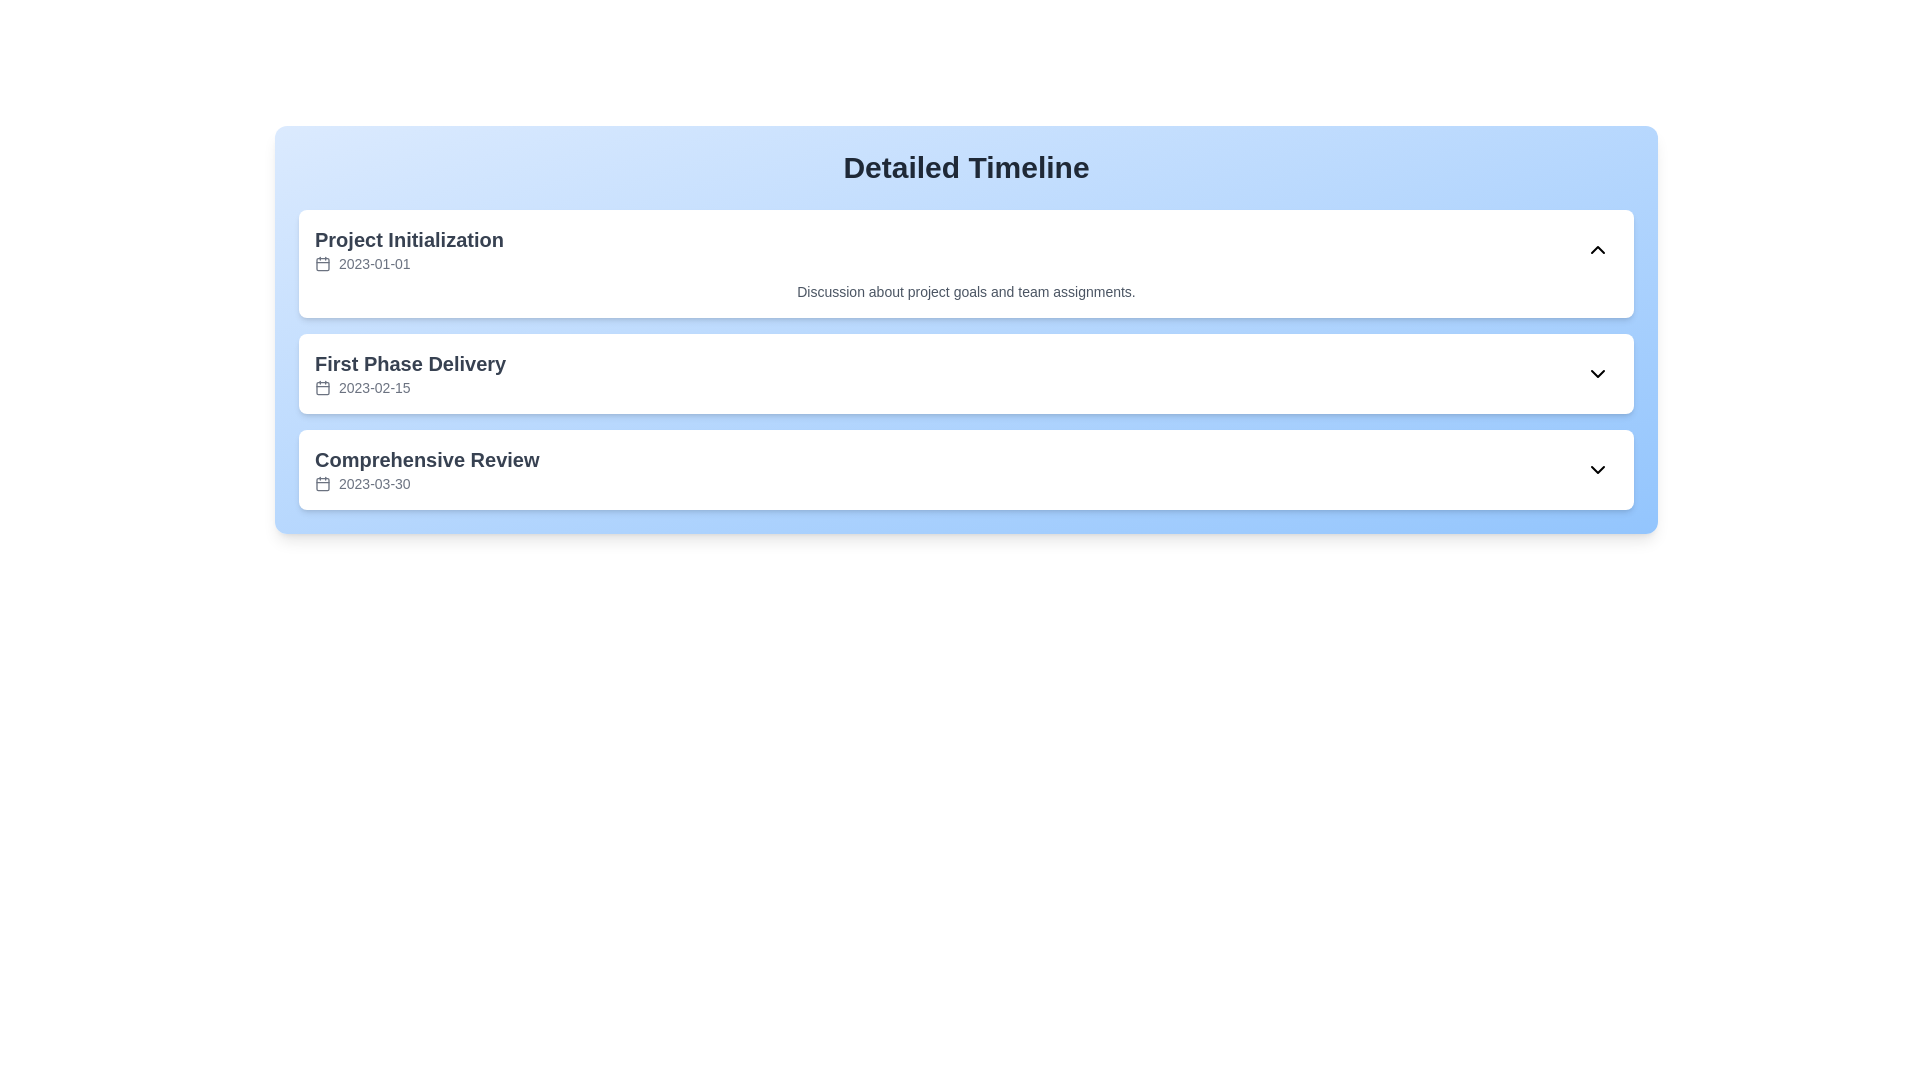 This screenshot has width=1920, height=1080. What do you see at coordinates (322, 483) in the screenshot?
I see `the icon representing the date functionality located to the left of the 'Comprehensive Review 2023-03-30' row` at bounding box center [322, 483].